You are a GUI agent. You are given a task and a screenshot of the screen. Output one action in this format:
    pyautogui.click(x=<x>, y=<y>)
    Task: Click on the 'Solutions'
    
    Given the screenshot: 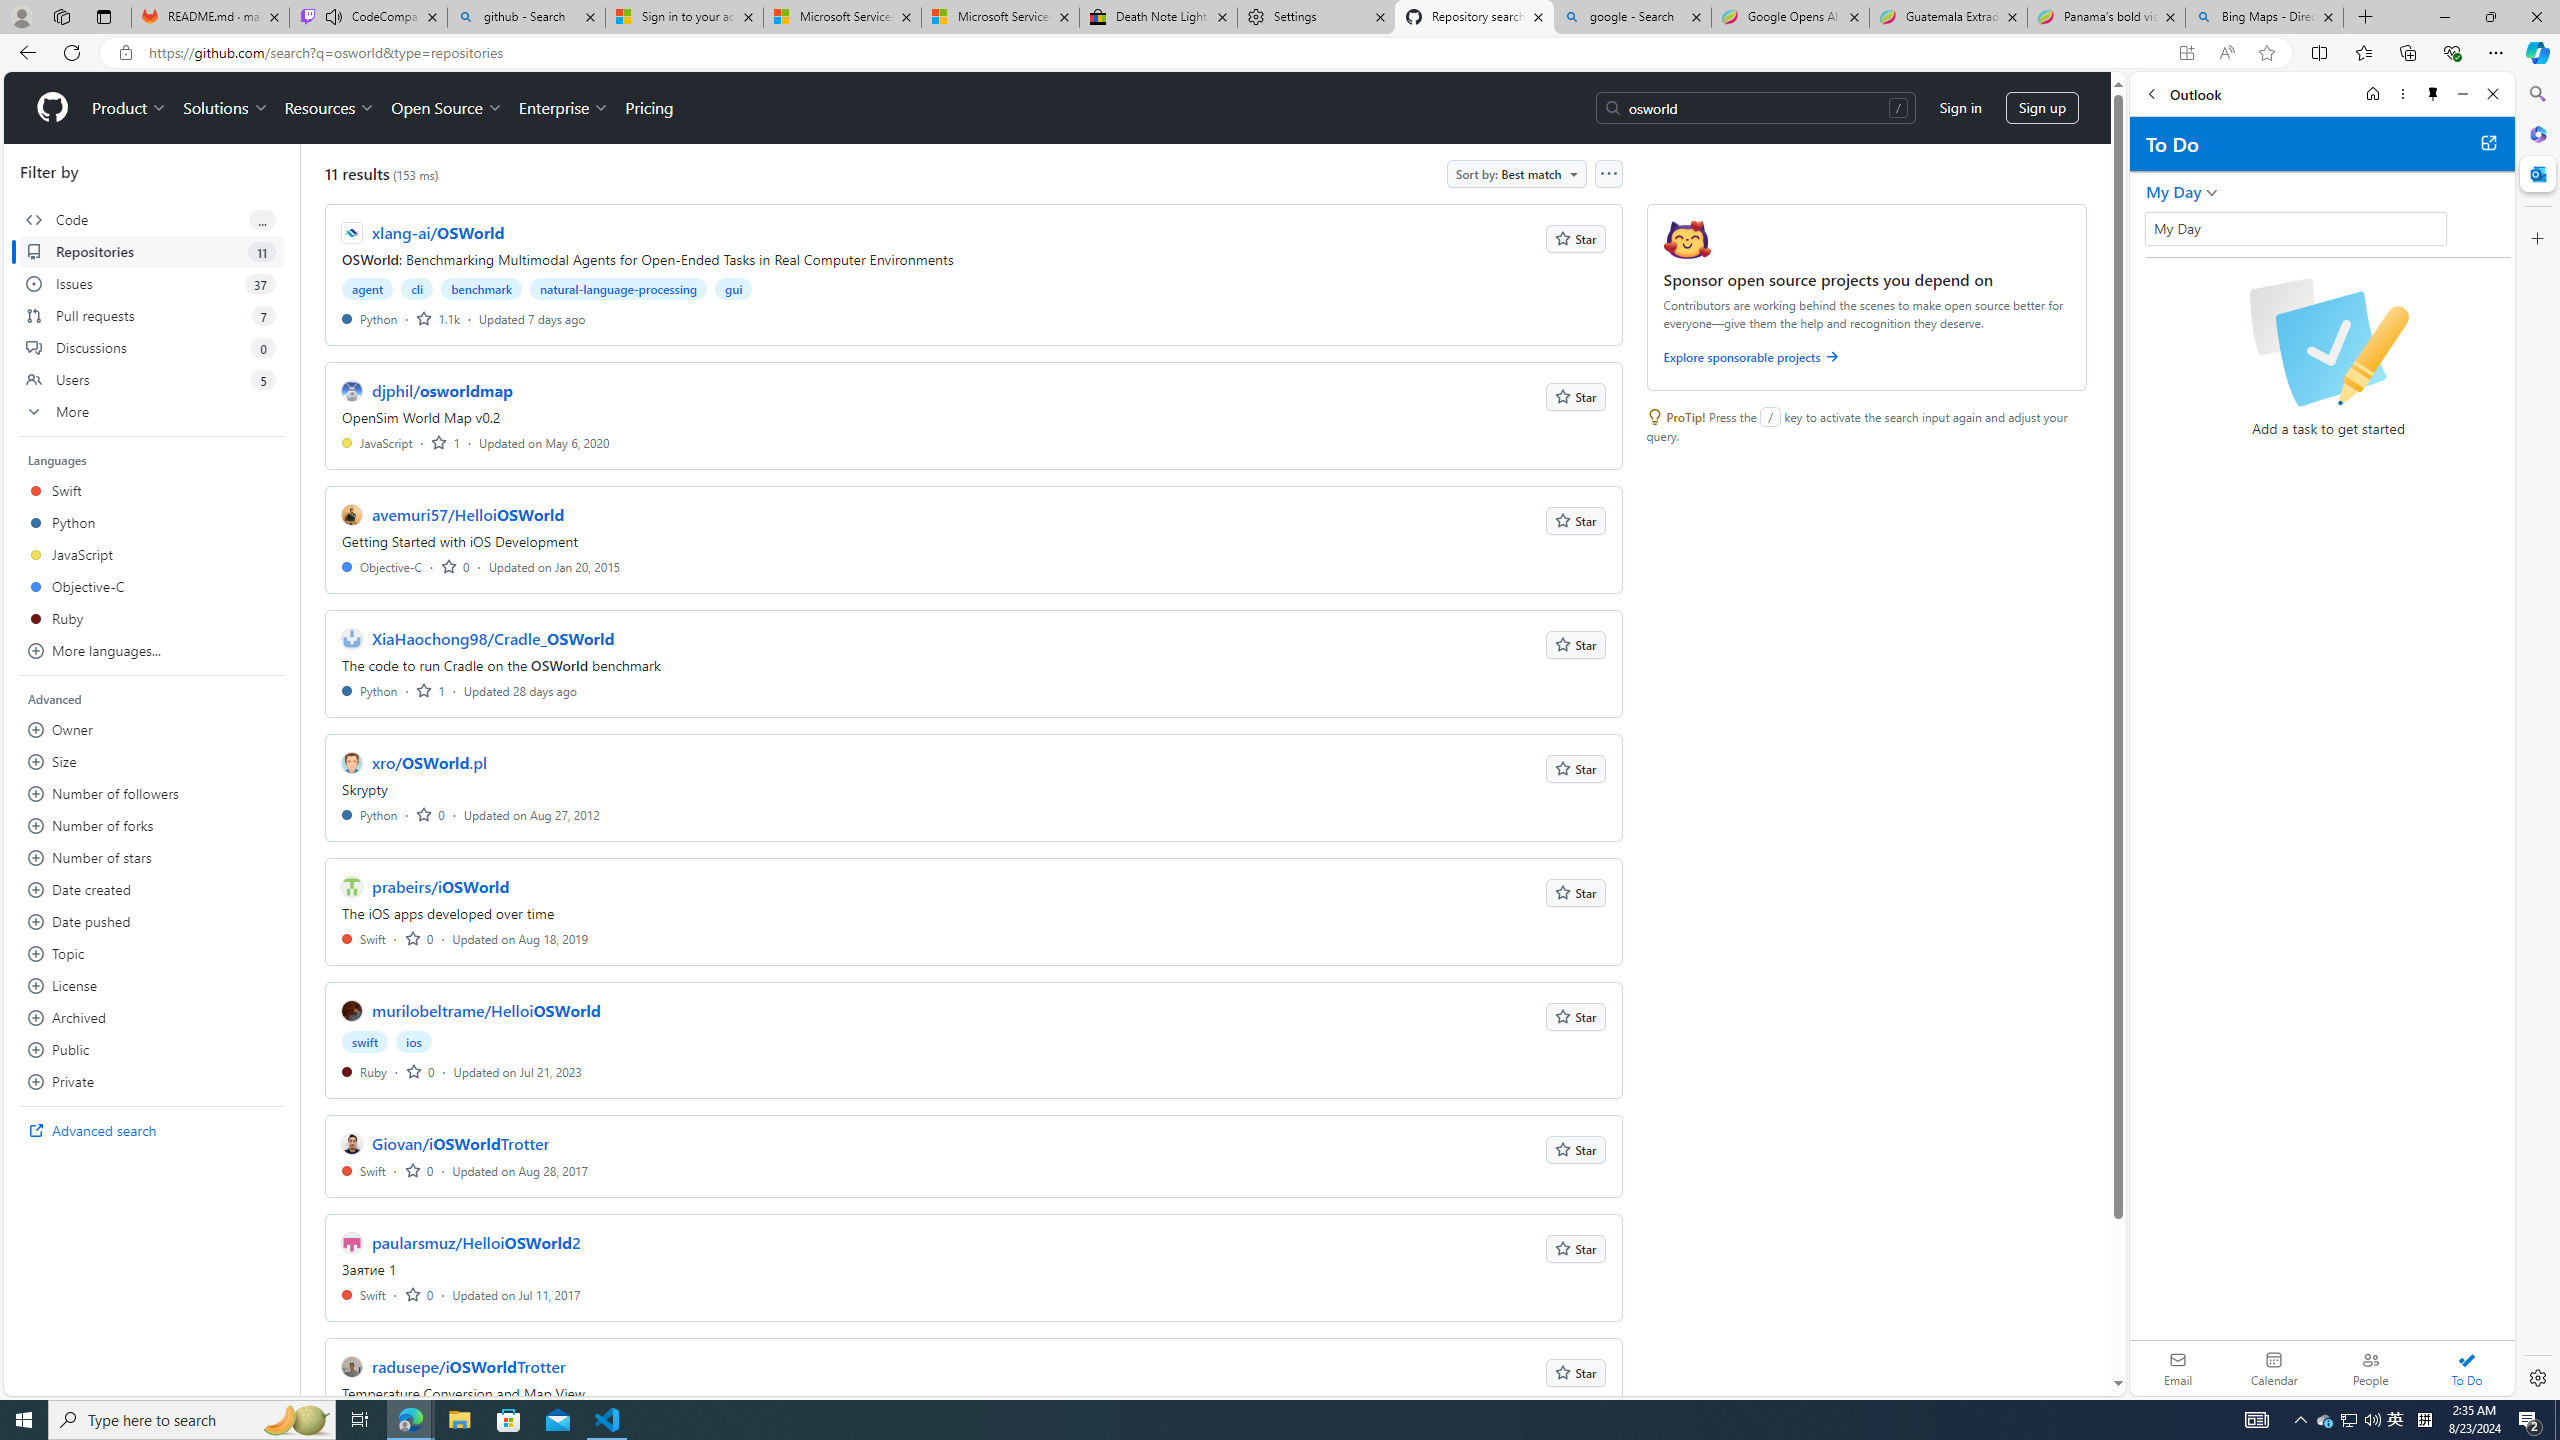 What is the action you would take?
    pyautogui.click(x=224, y=107)
    